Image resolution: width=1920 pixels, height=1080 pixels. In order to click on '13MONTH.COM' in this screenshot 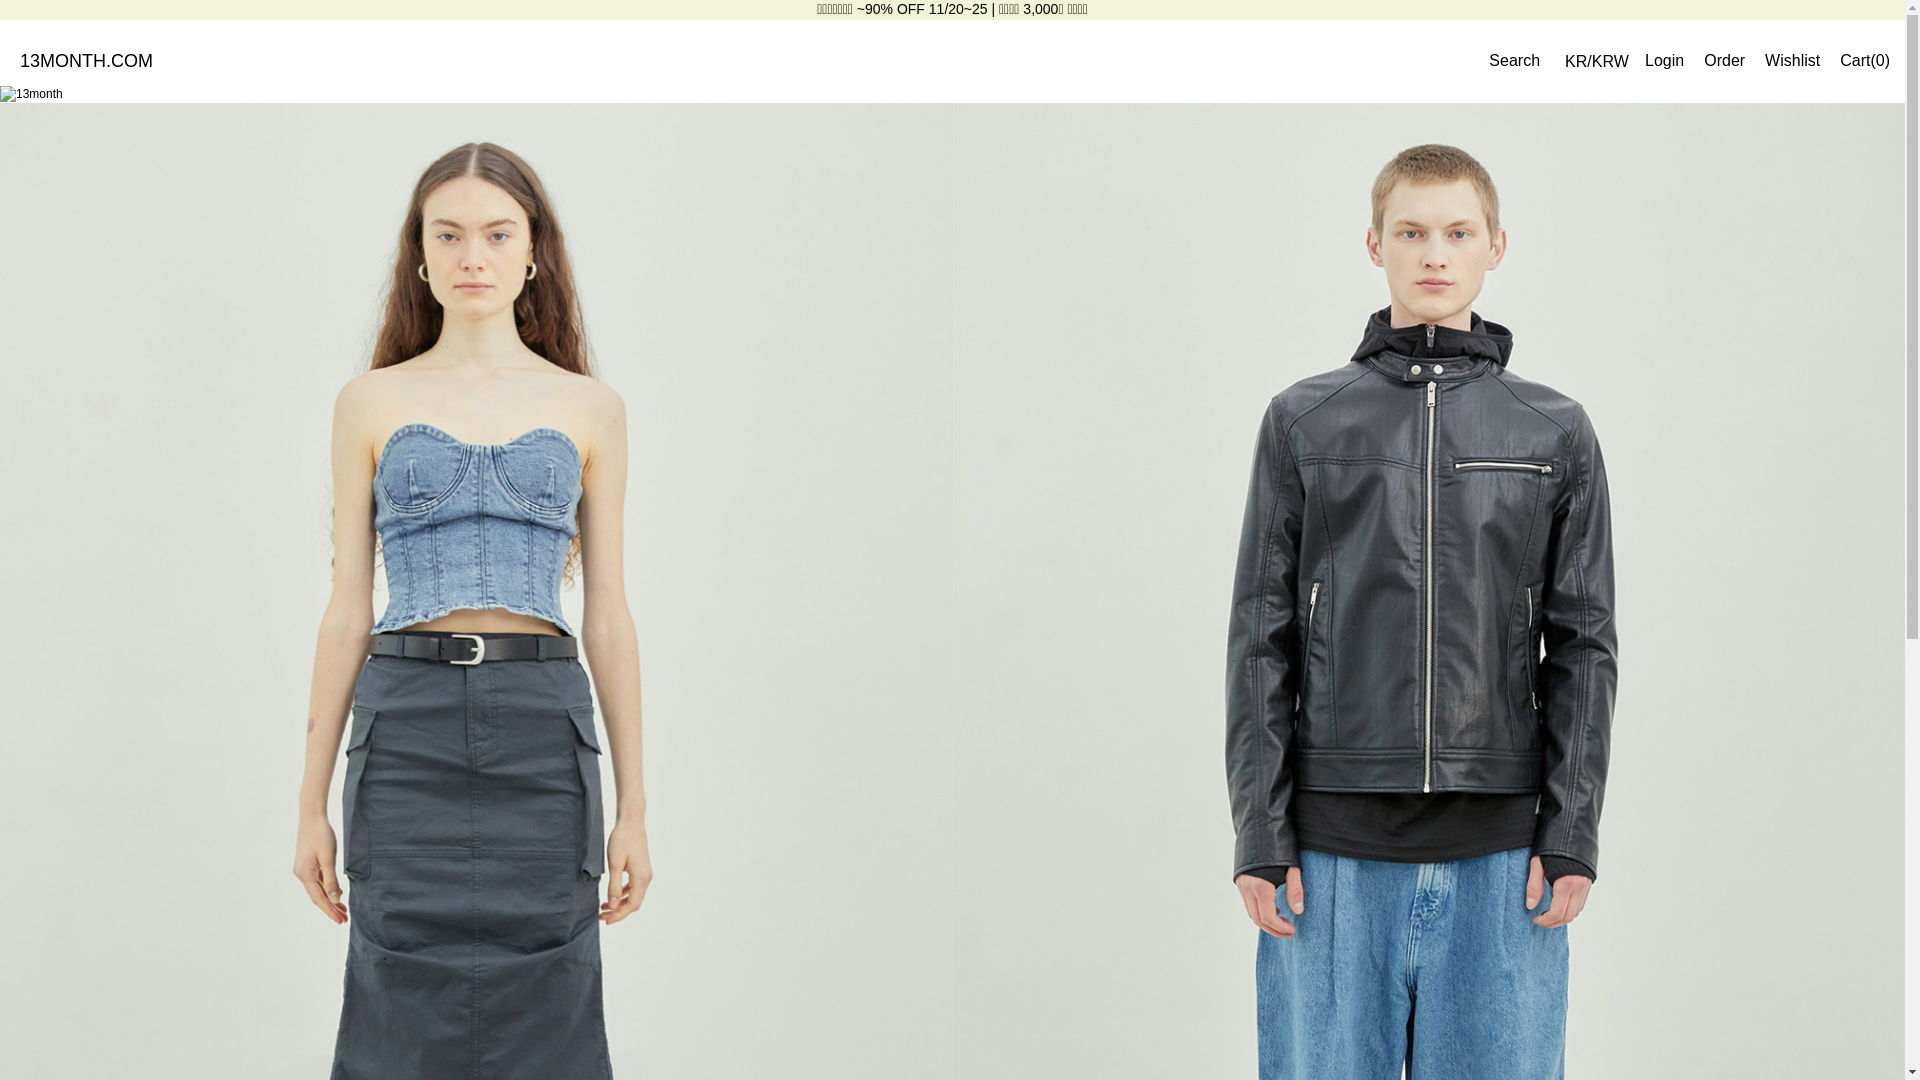, I will do `click(19, 59)`.